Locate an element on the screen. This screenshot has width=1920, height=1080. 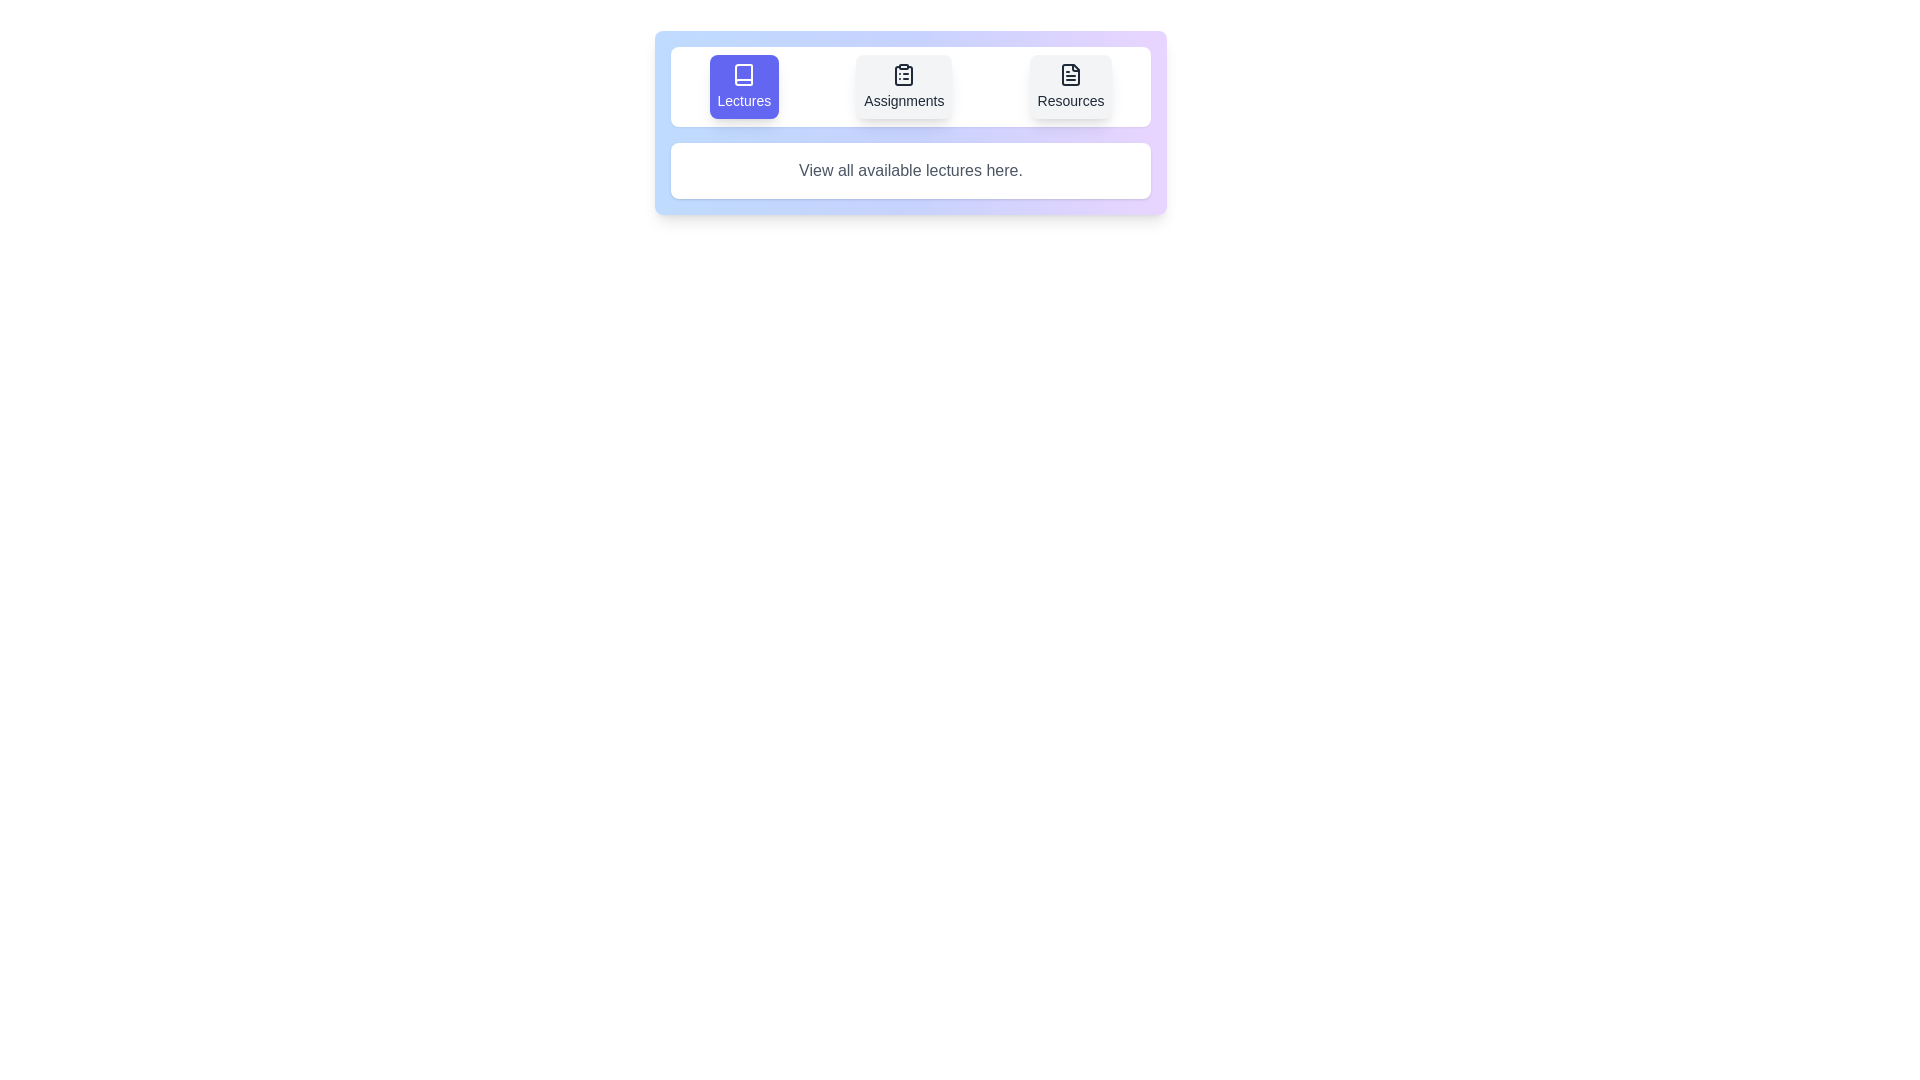
the Resources tab to trigger its hover effect is located at coordinates (1069, 86).